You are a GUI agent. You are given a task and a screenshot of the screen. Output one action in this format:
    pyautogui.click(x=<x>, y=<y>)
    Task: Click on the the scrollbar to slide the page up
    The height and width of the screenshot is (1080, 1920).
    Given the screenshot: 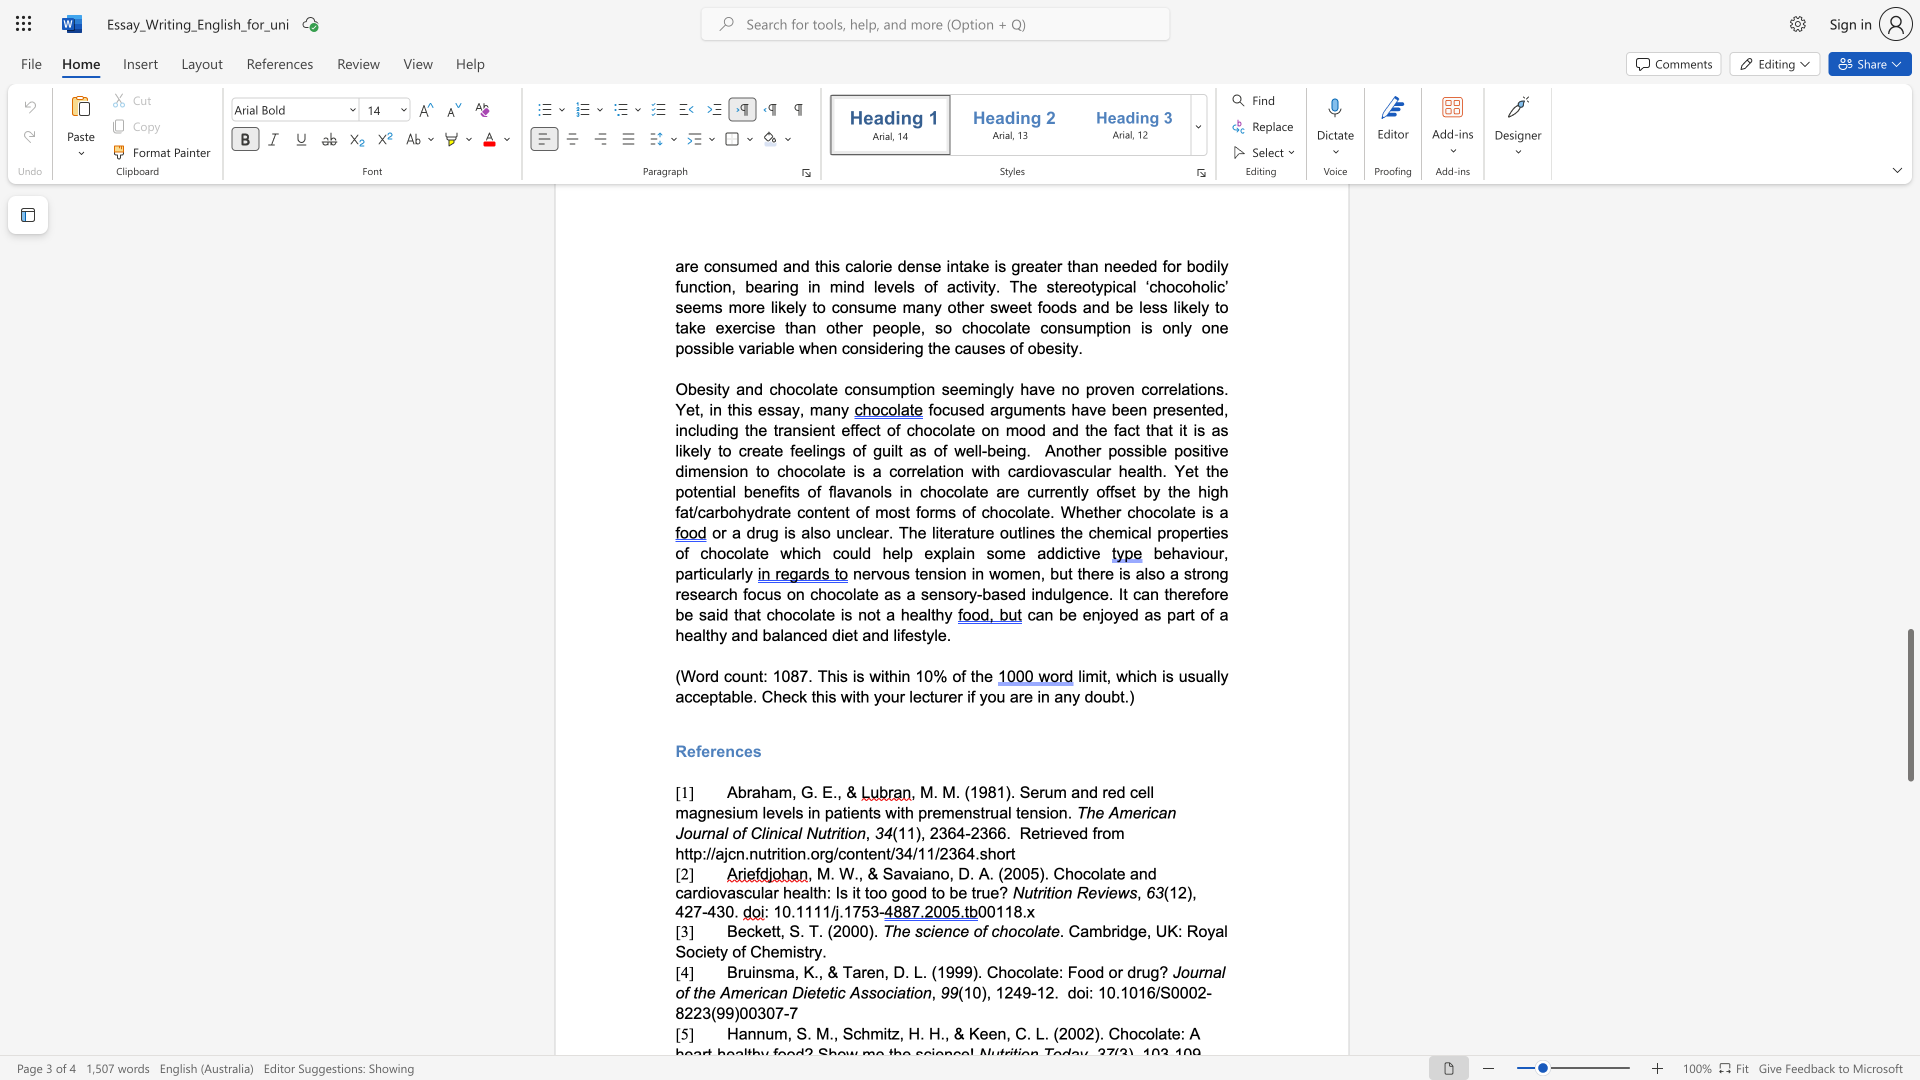 What is the action you would take?
    pyautogui.click(x=1909, y=400)
    